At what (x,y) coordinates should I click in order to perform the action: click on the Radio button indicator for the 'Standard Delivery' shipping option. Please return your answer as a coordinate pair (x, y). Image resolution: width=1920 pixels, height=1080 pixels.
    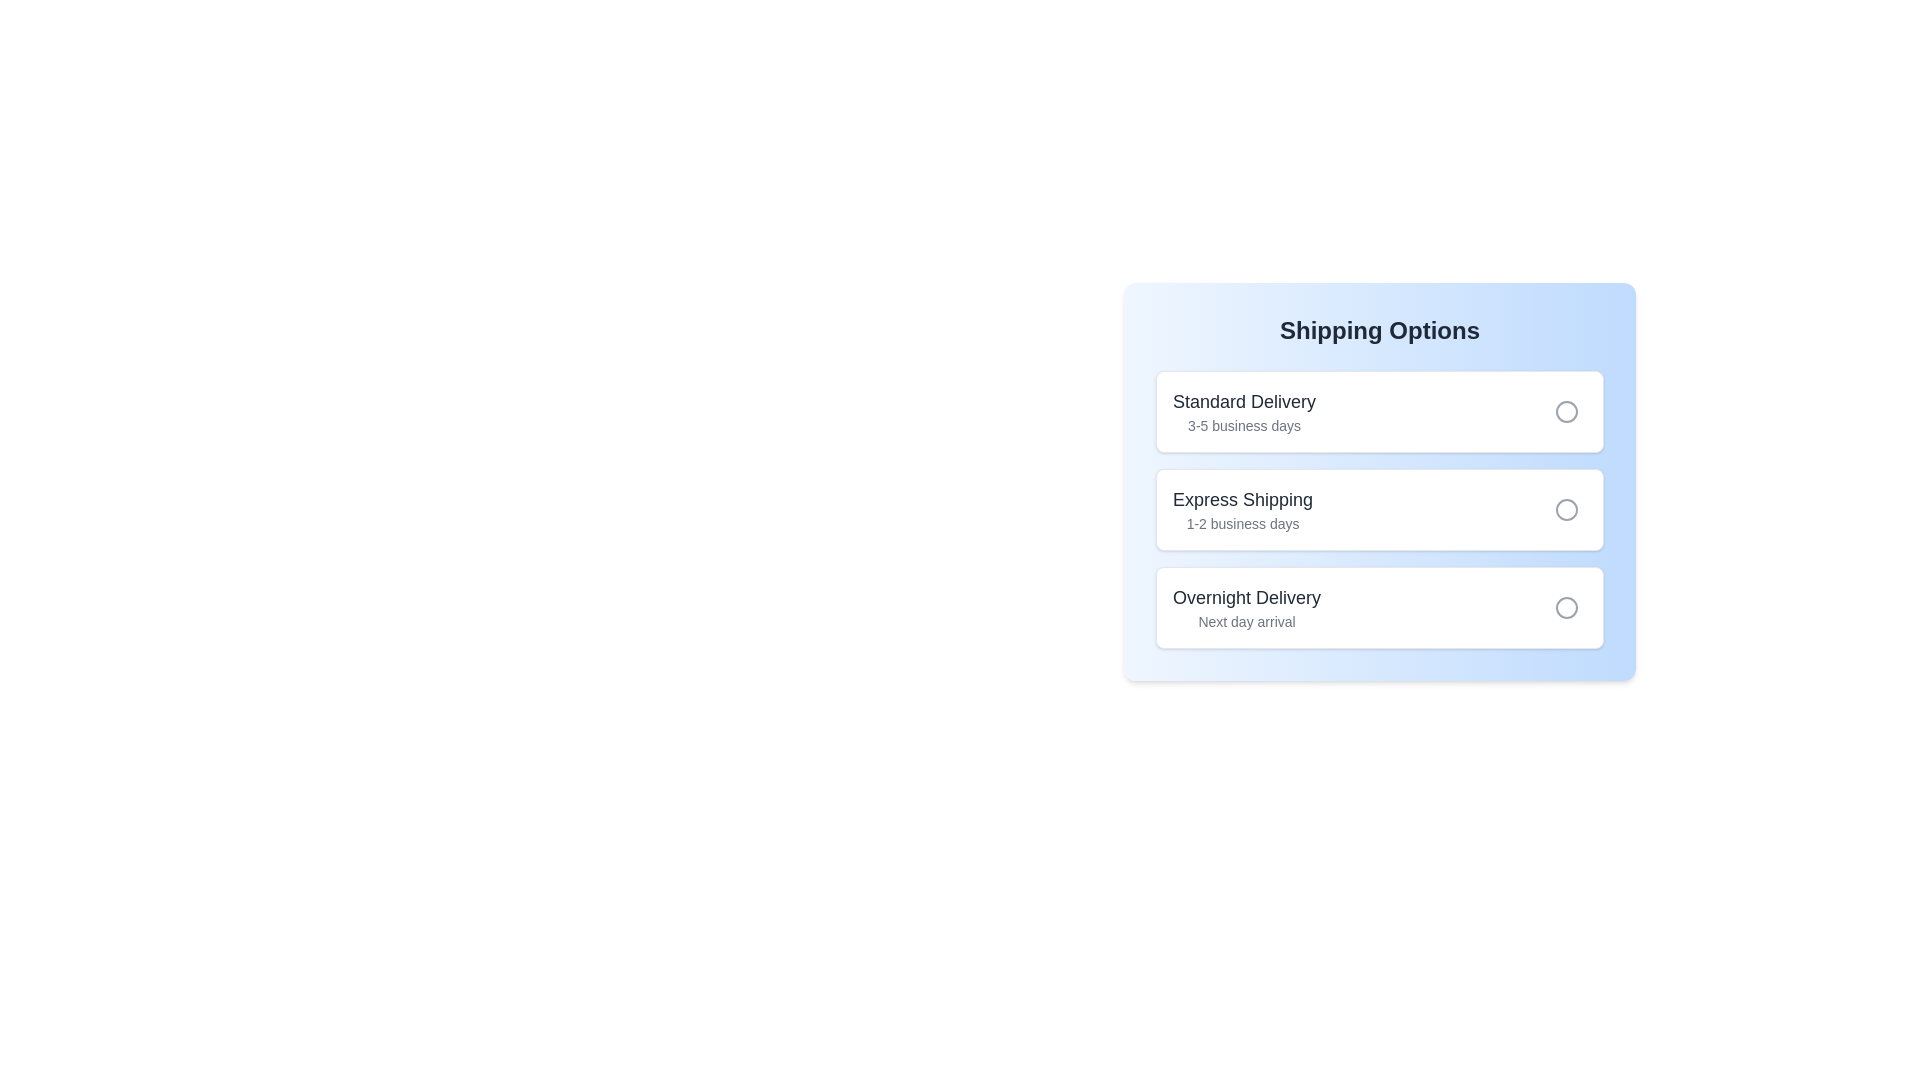
    Looking at the image, I should click on (1565, 411).